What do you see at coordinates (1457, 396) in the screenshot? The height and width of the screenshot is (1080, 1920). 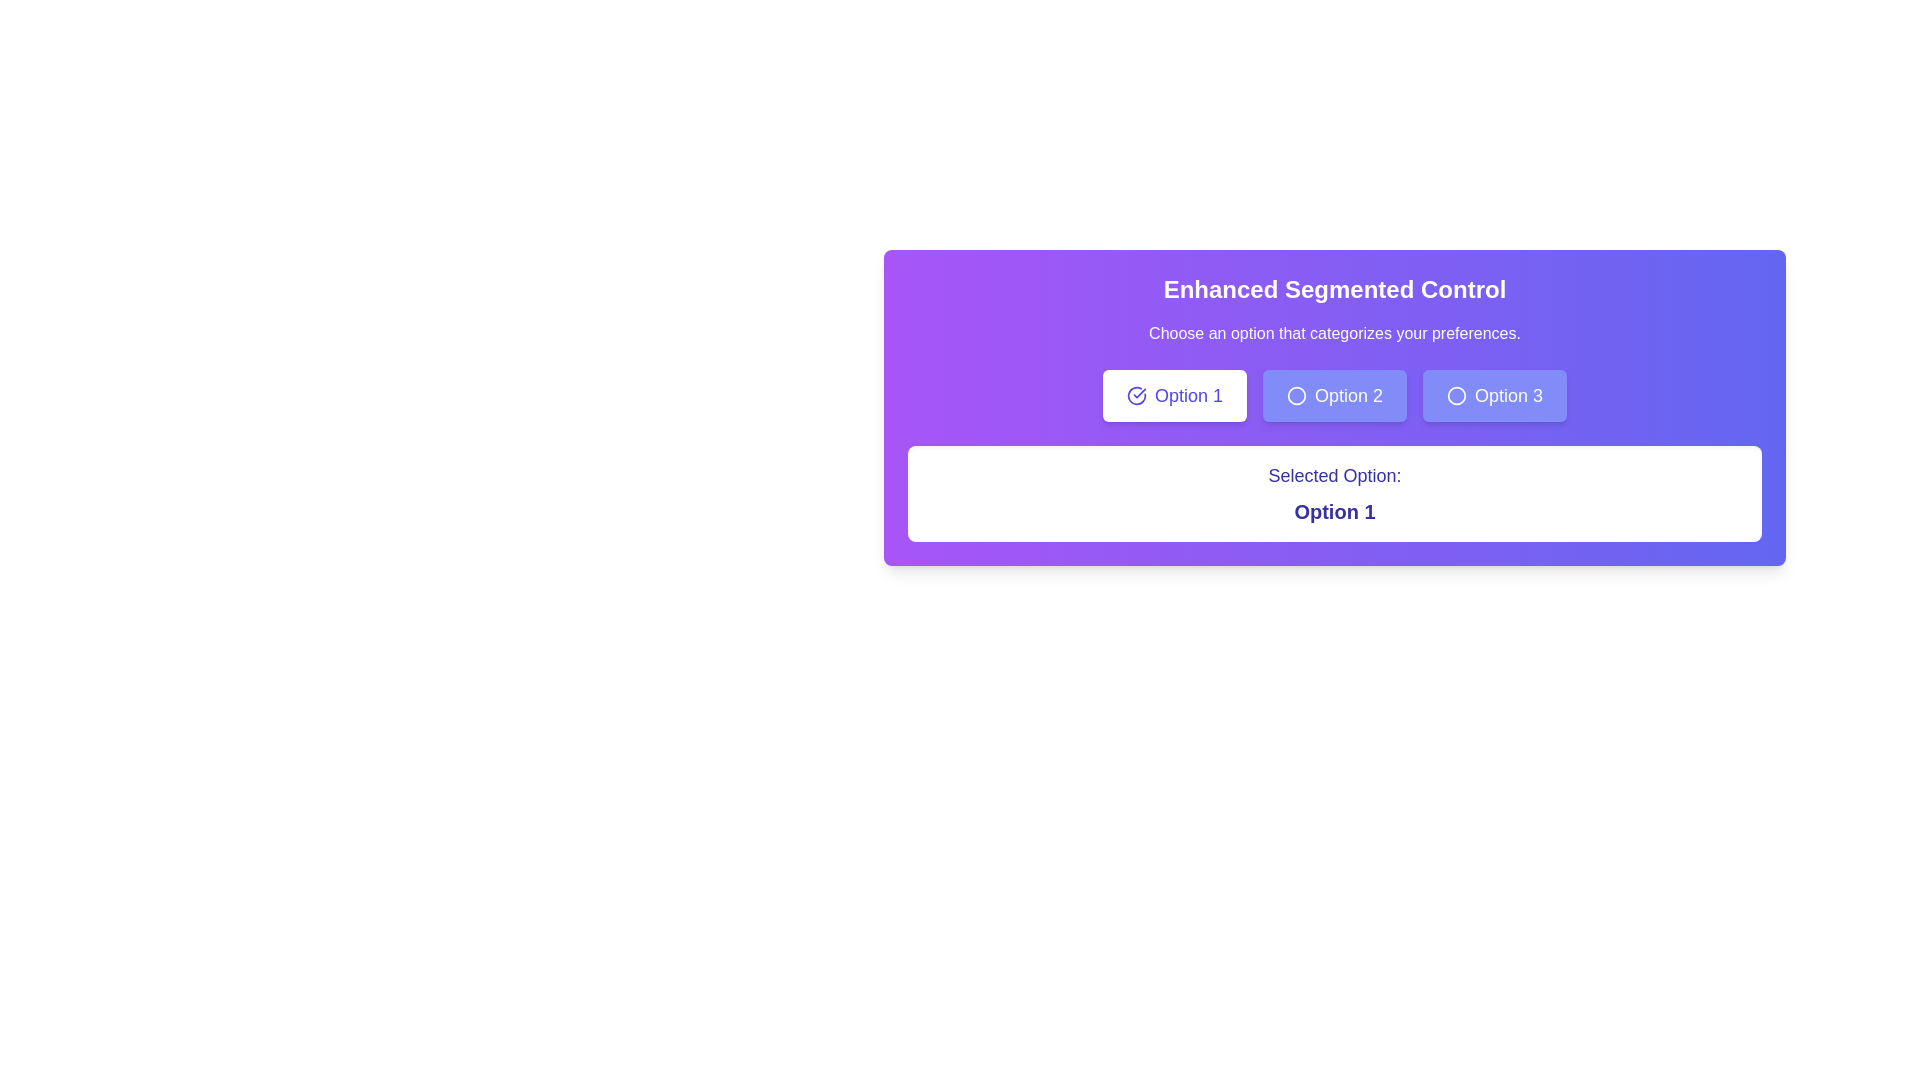 I see `the circular icon located to the left of the text 'Option 3' within the 'Option 3' button on the purple panel` at bounding box center [1457, 396].